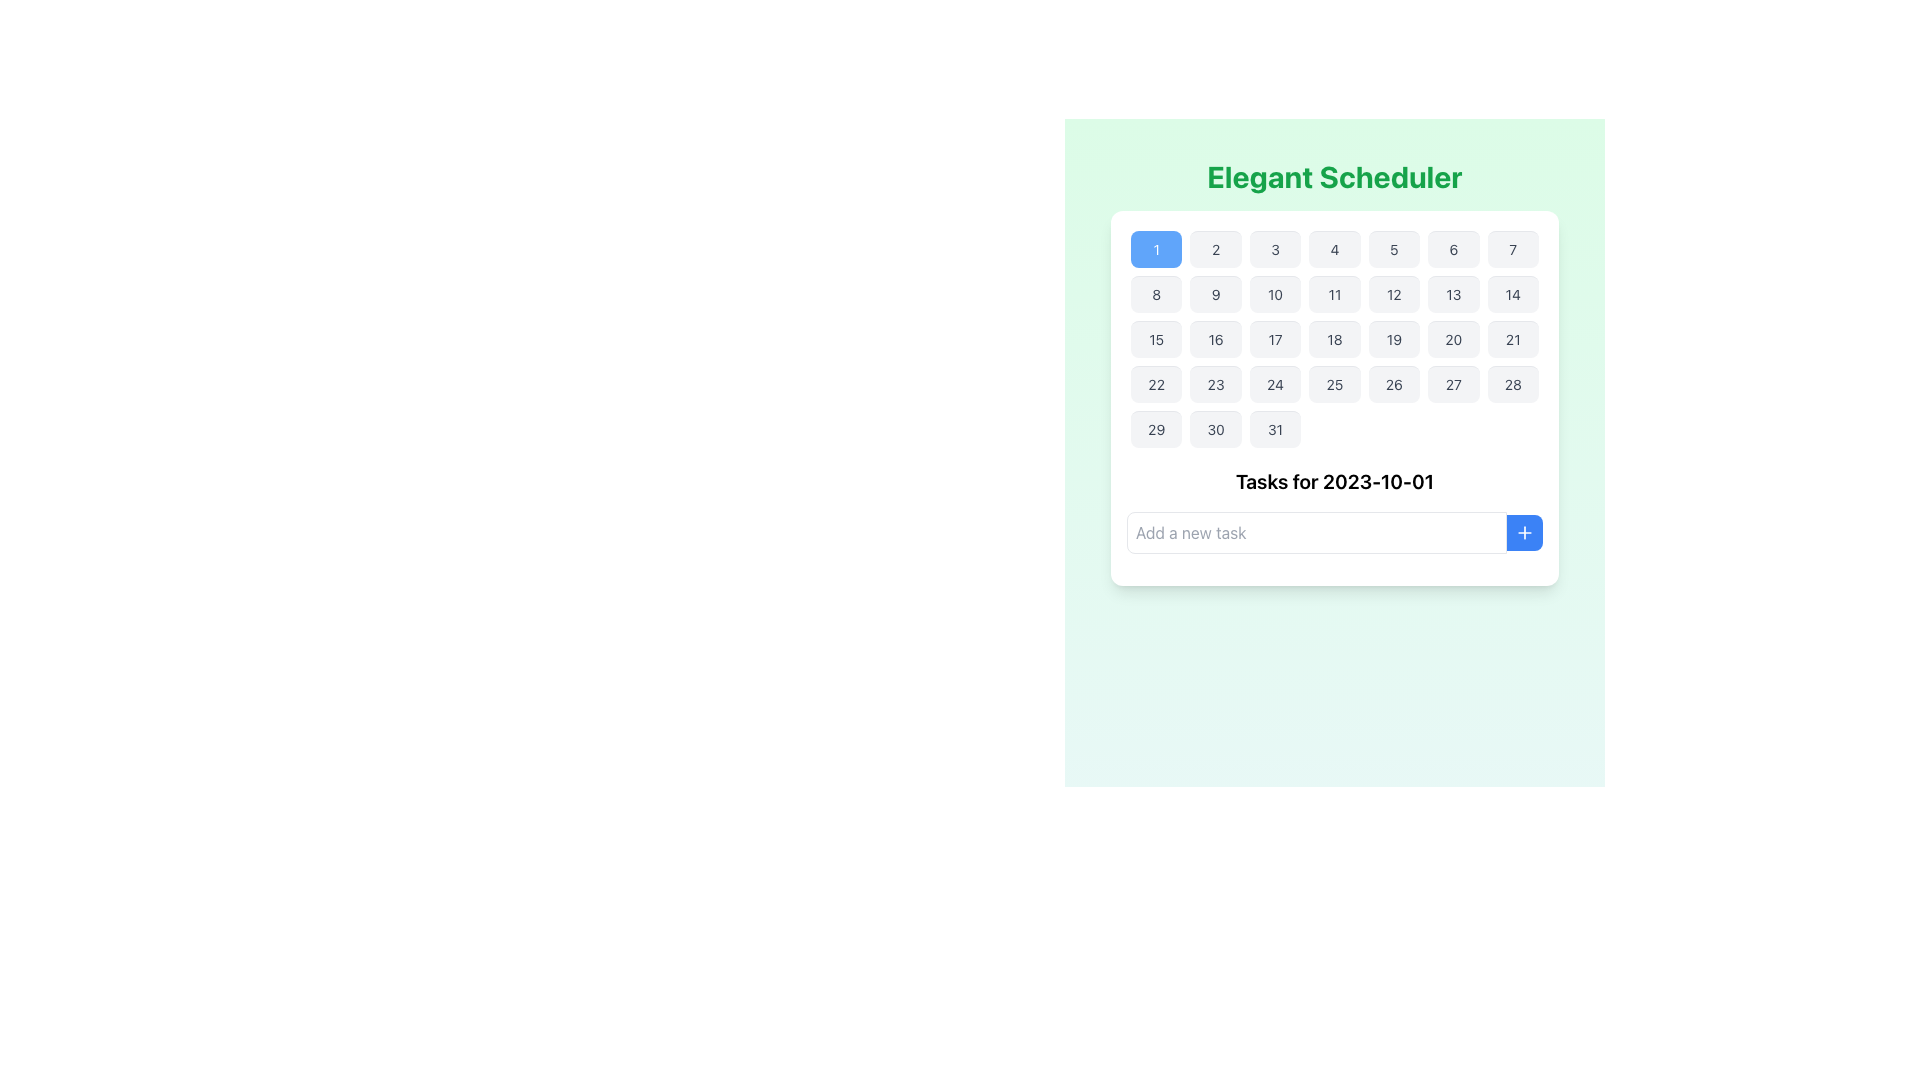  What do you see at coordinates (1156, 428) in the screenshot?
I see `the small square button with the number '29' centered in dark gray text for potential range selection` at bounding box center [1156, 428].